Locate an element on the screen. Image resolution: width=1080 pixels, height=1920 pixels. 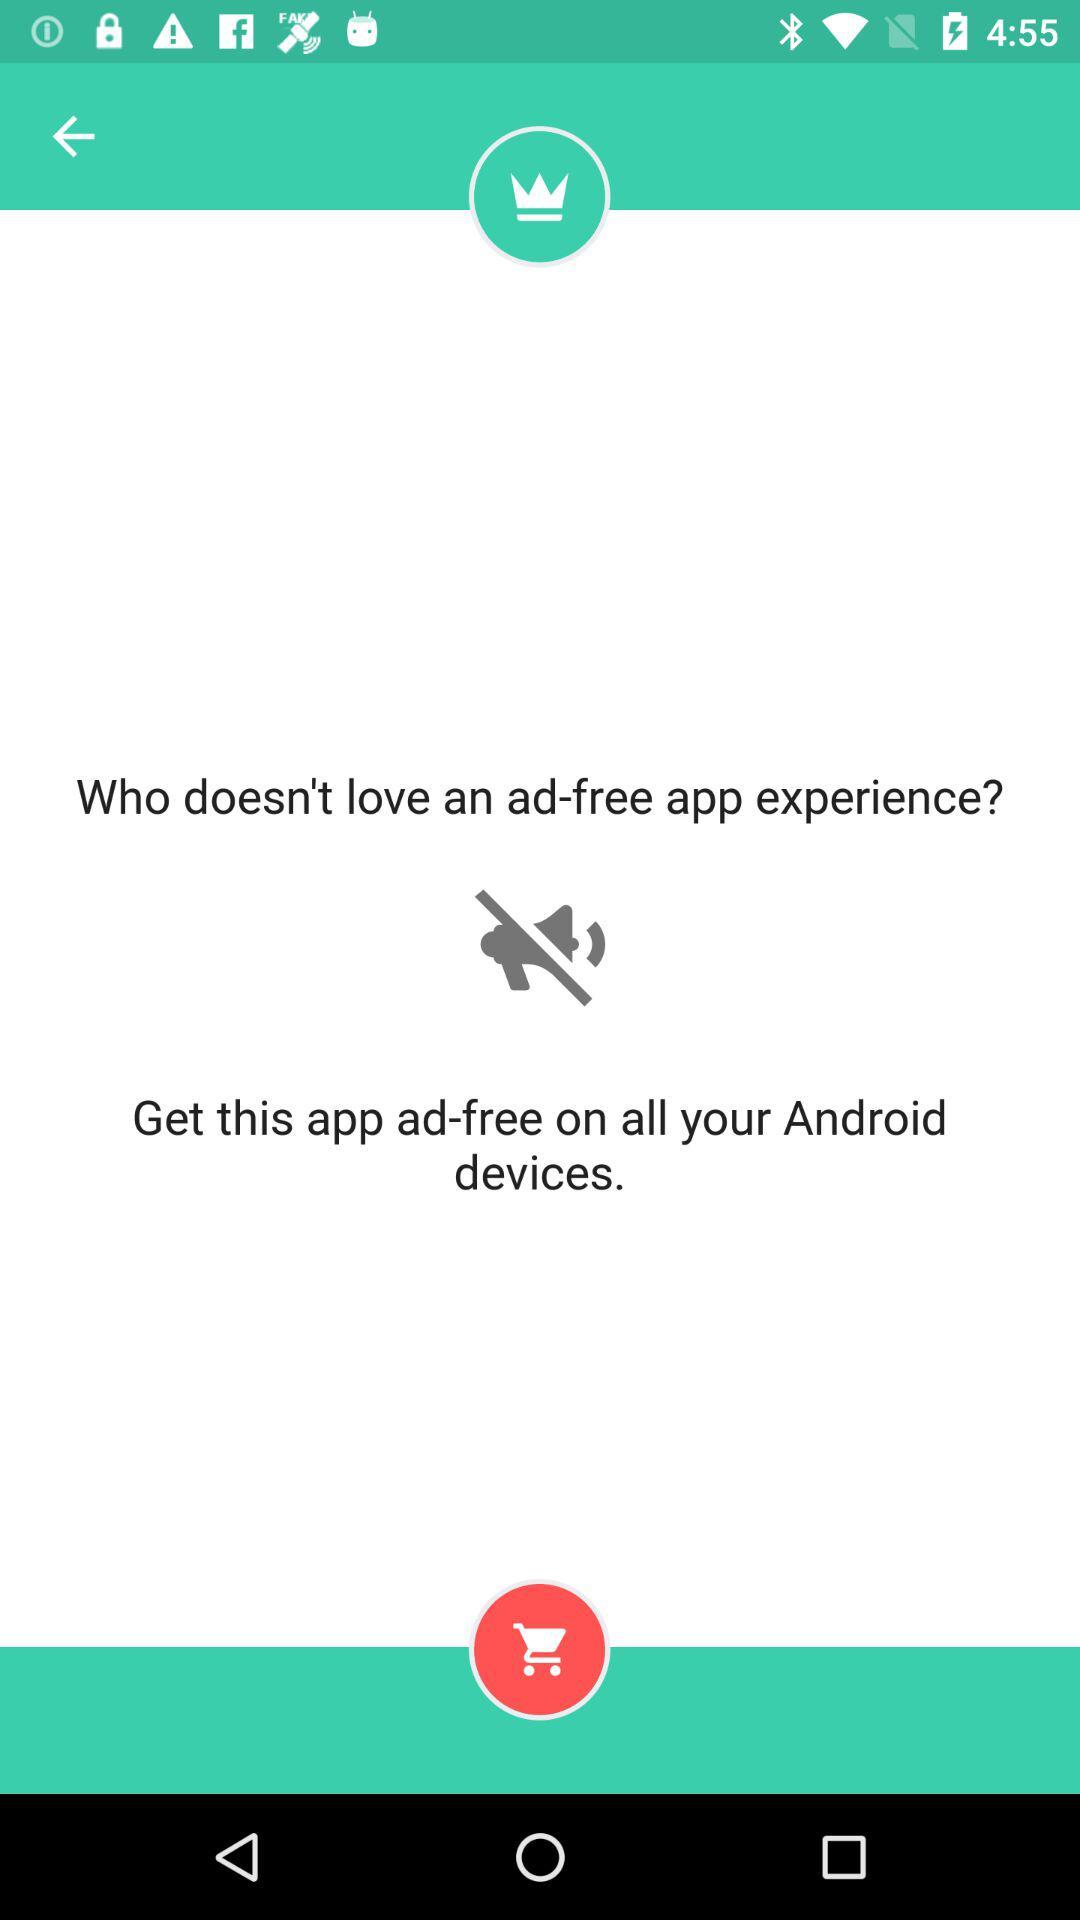
the cart icon is located at coordinates (538, 1649).